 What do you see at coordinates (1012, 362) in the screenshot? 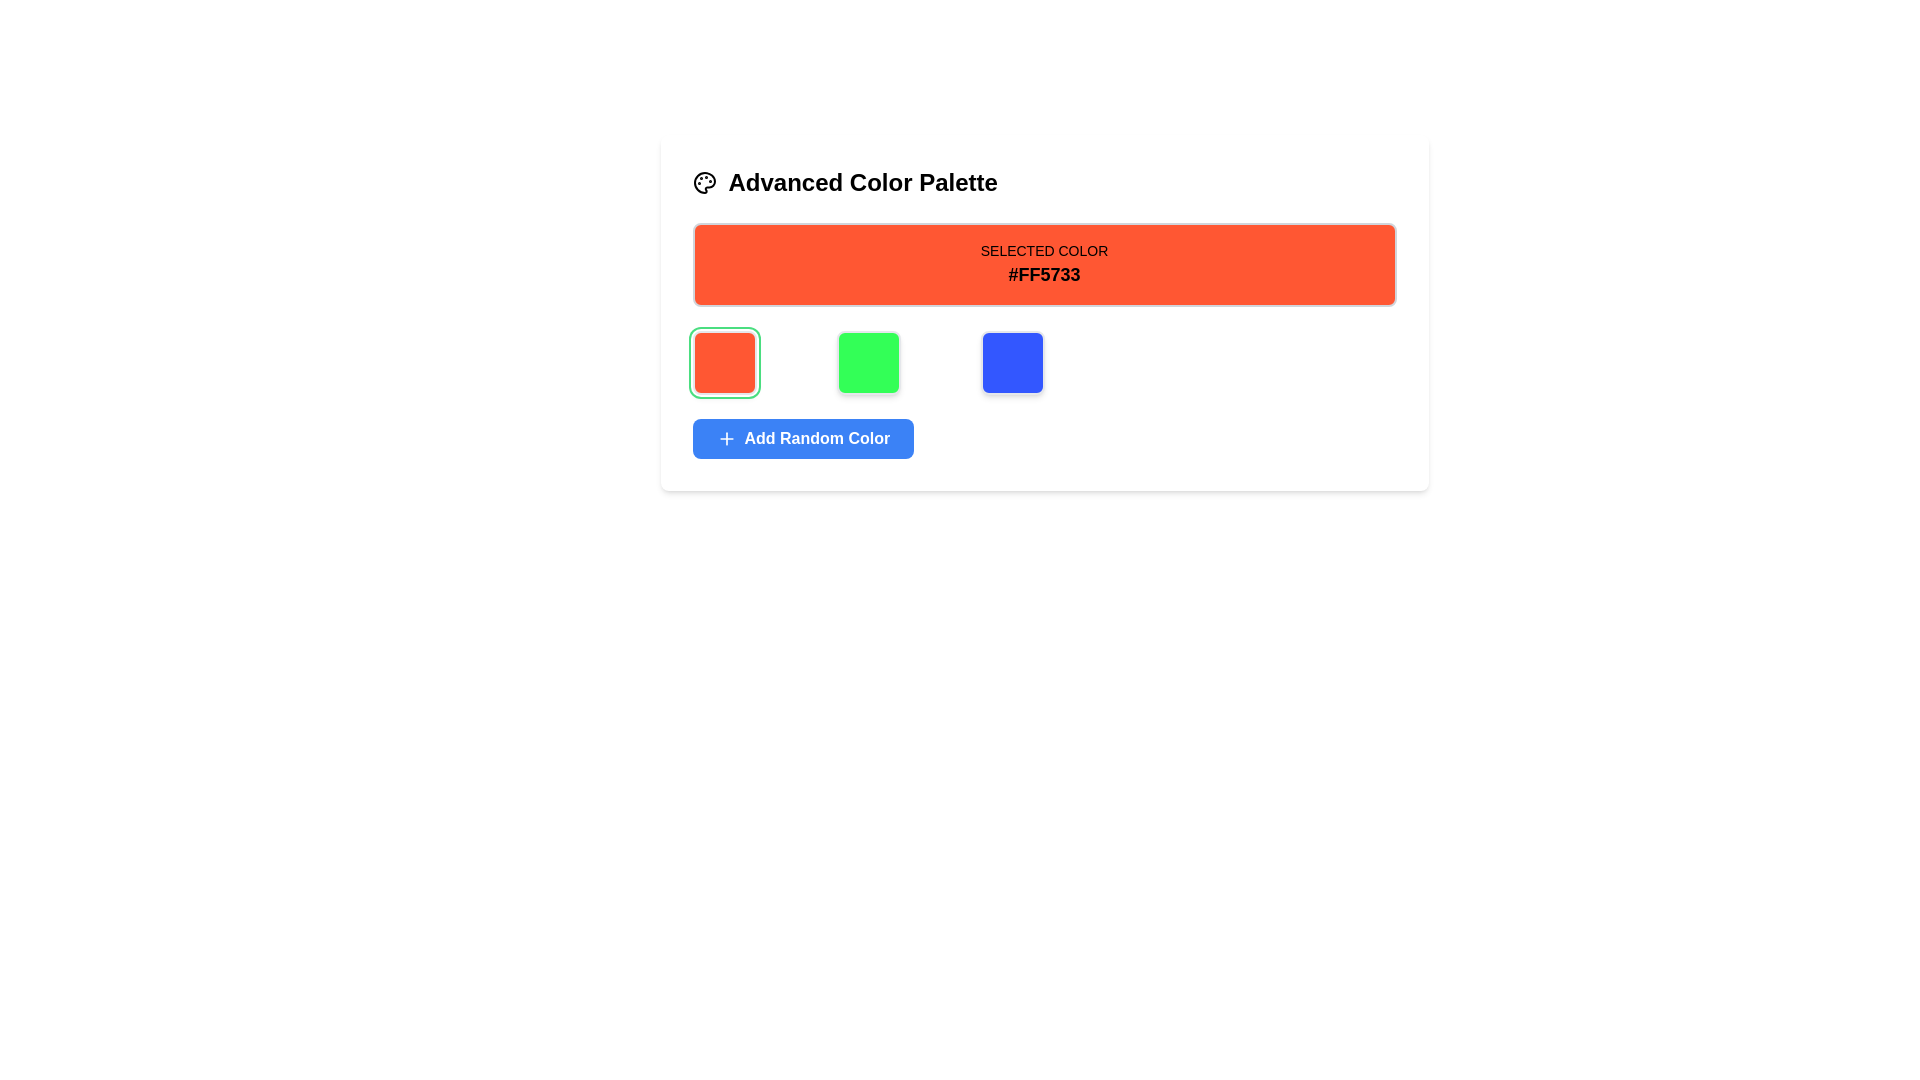
I see `the third color selection button in the grid, which is located to the right of the red and green buttons` at bounding box center [1012, 362].